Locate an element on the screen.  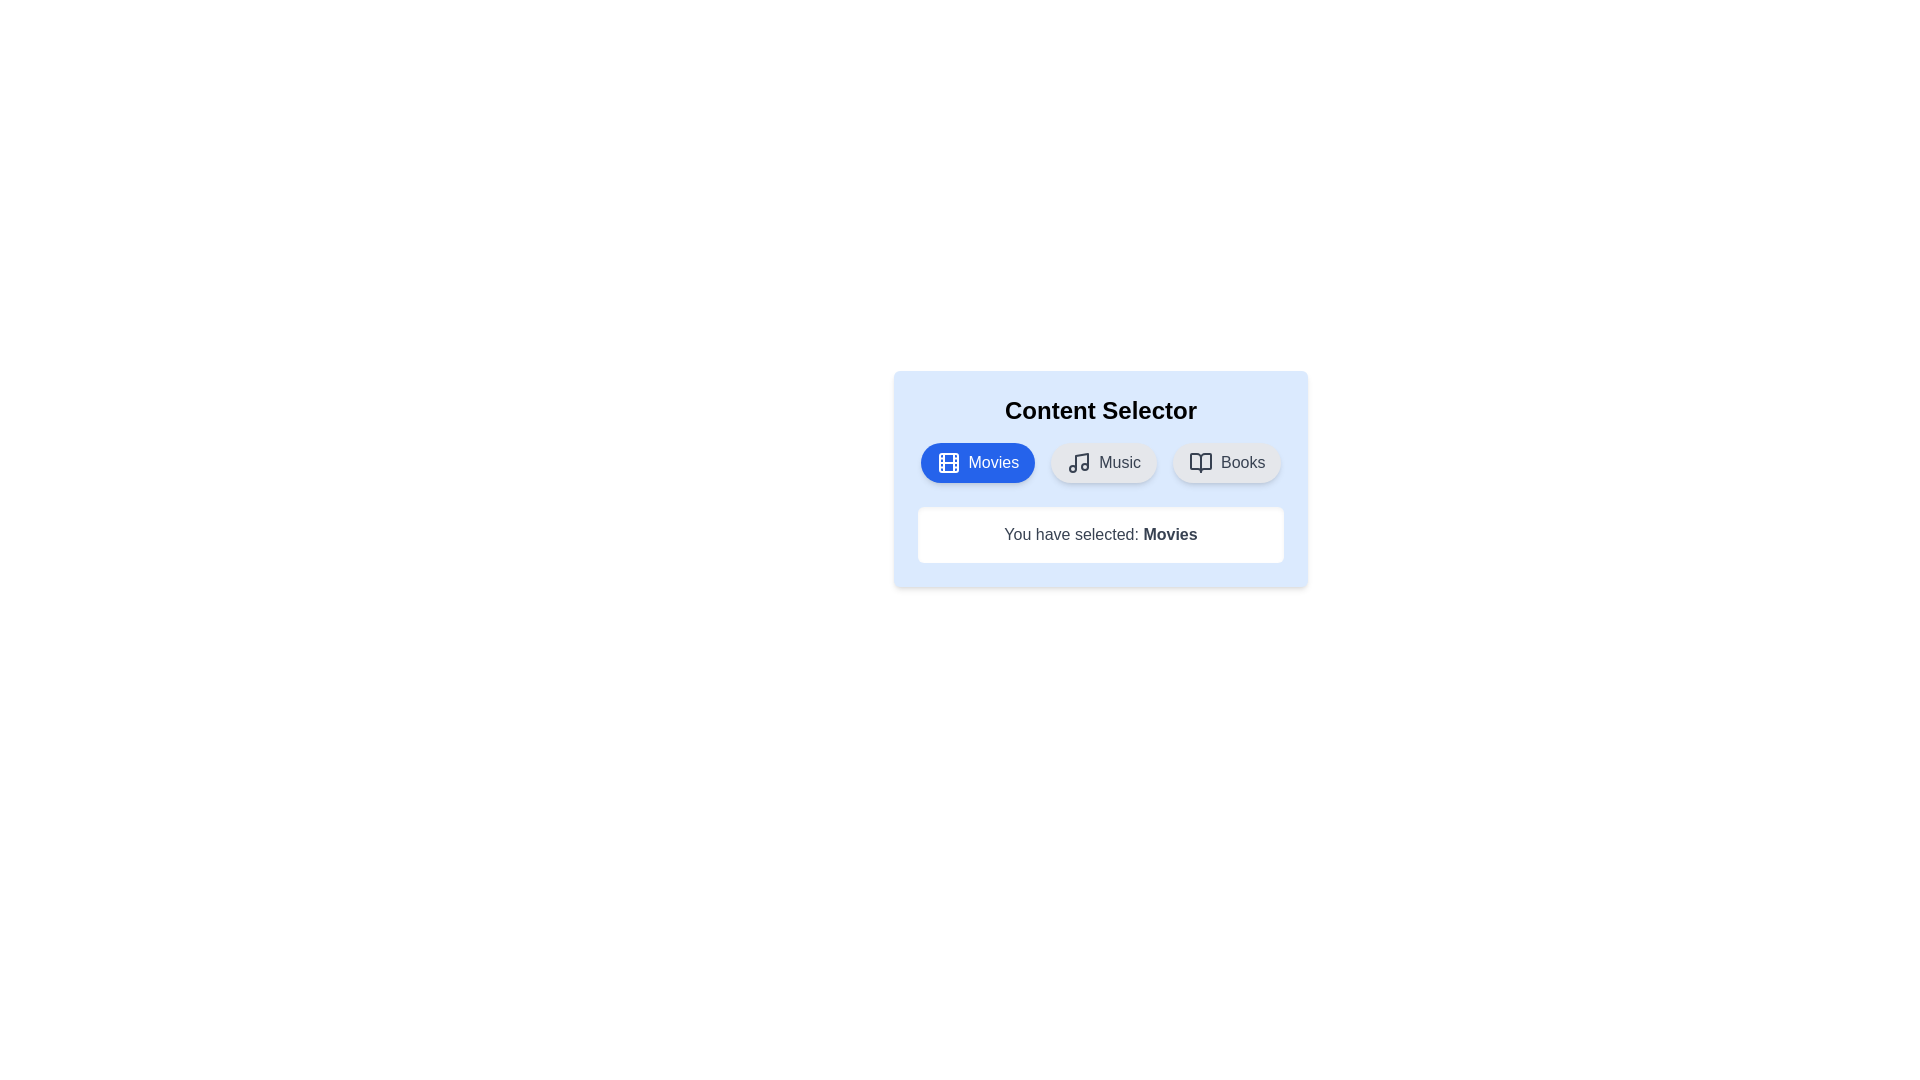
the button labeled Books to select the corresponding content section is located at coordinates (1226, 462).